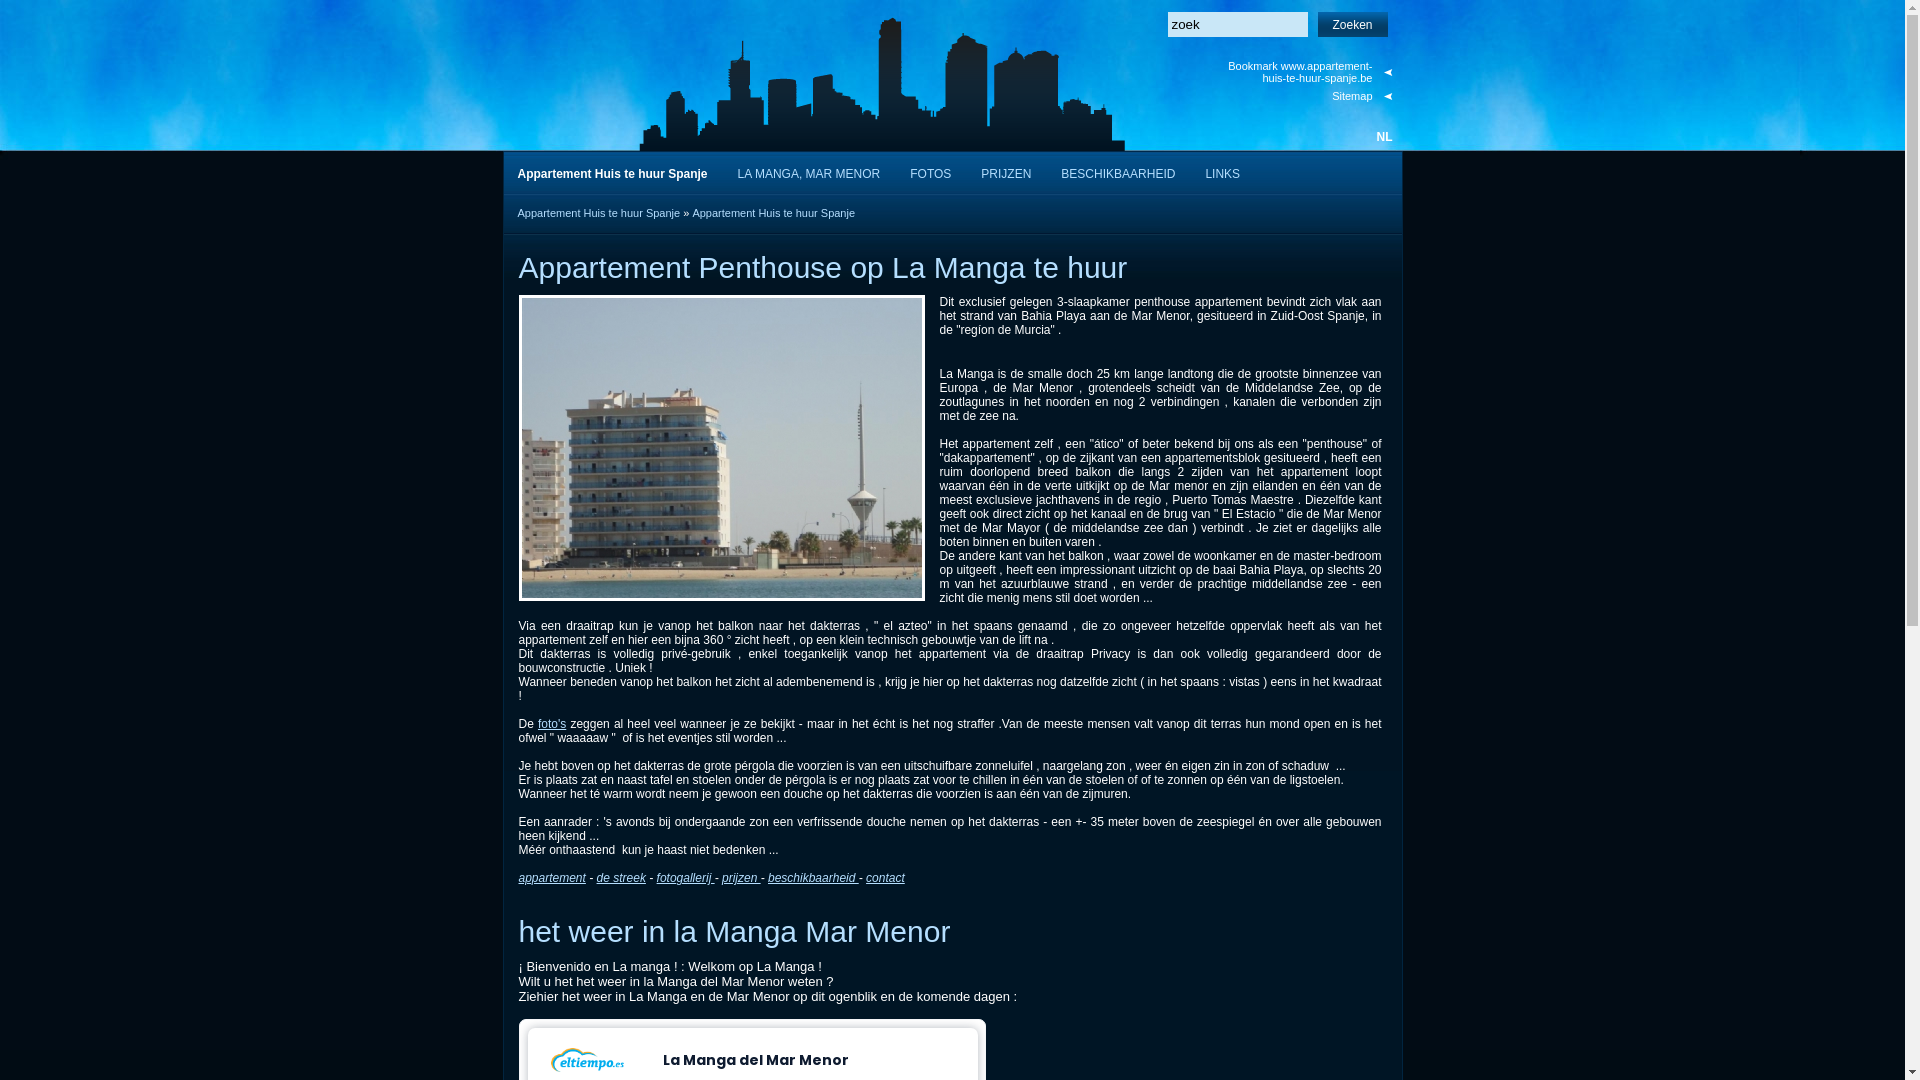  Describe the element at coordinates (809, 171) in the screenshot. I see `'LA MANGA, MAR MENOR'` at that location.